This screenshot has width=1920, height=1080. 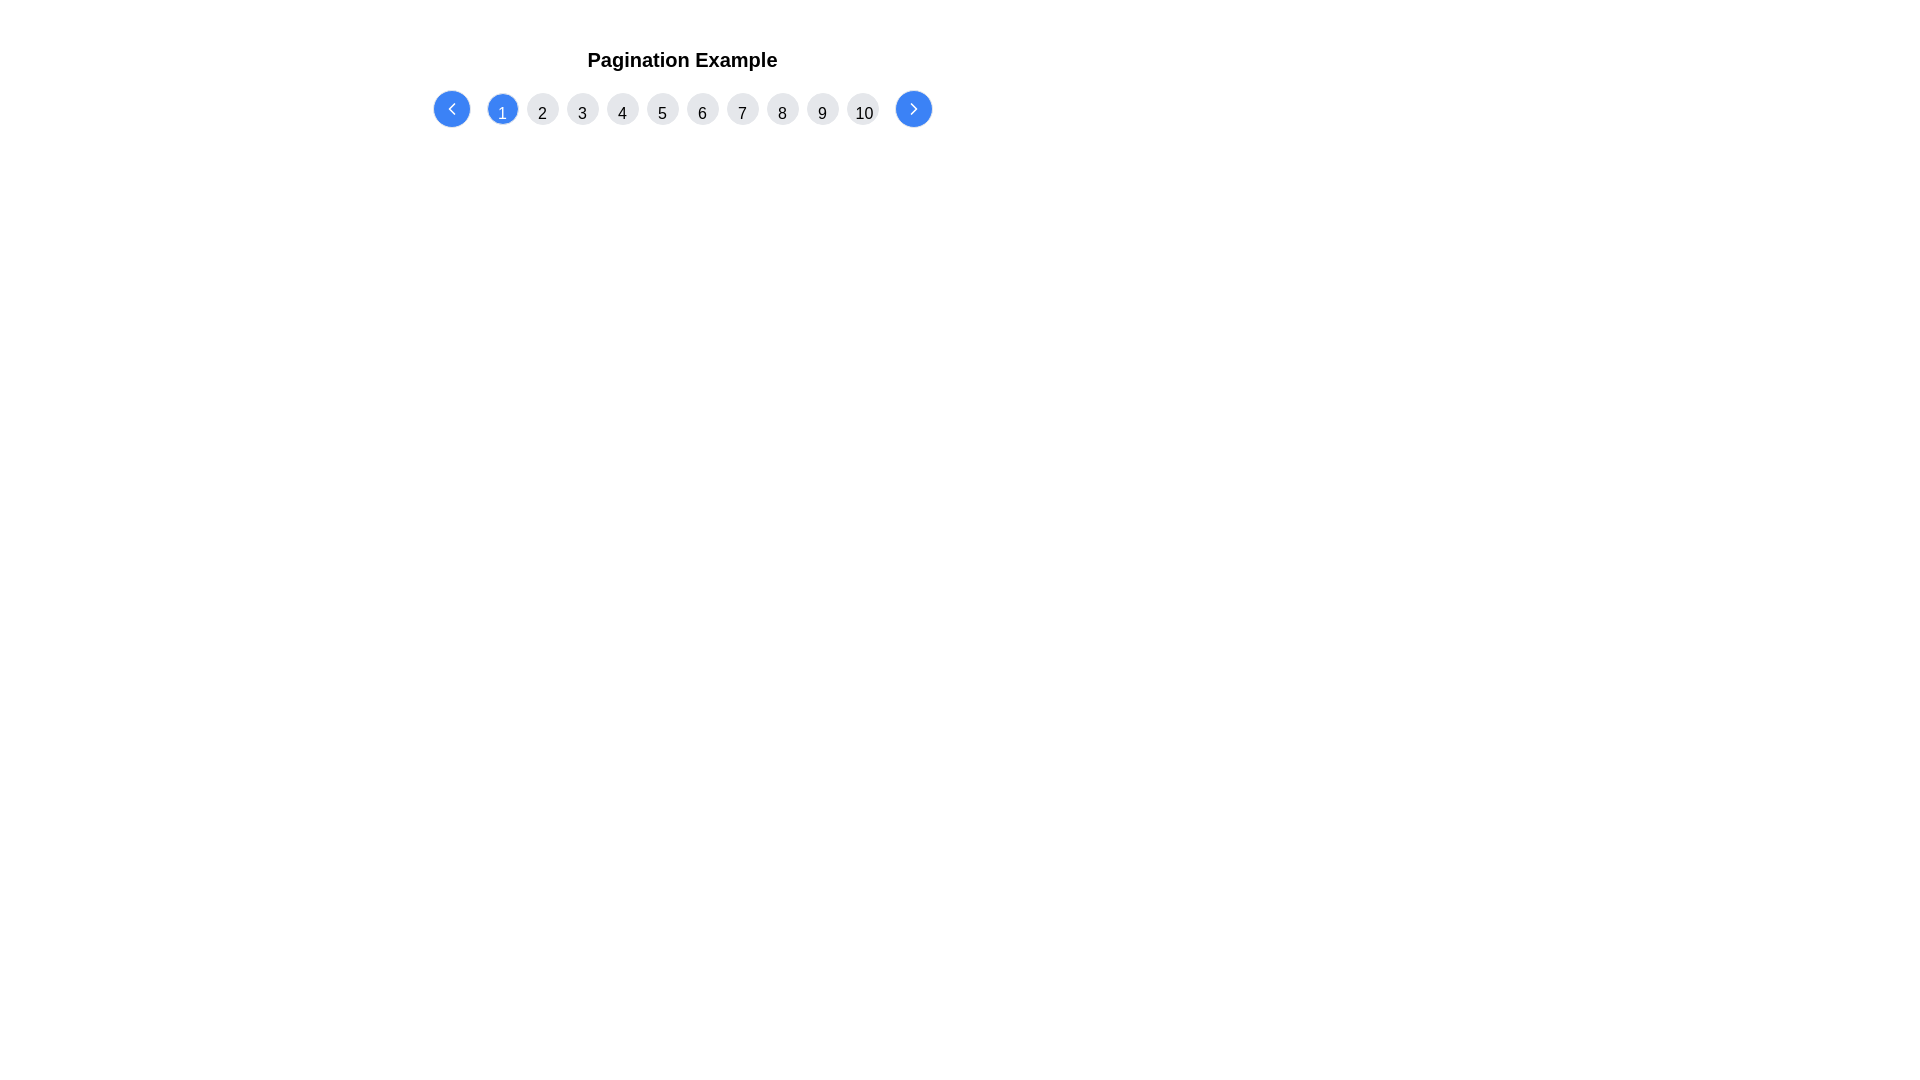 What do you see at coordinates (502, 108) in the screenshot?
I see `the first pagination button that navigates to the first page` at bounding box center [502, 108].